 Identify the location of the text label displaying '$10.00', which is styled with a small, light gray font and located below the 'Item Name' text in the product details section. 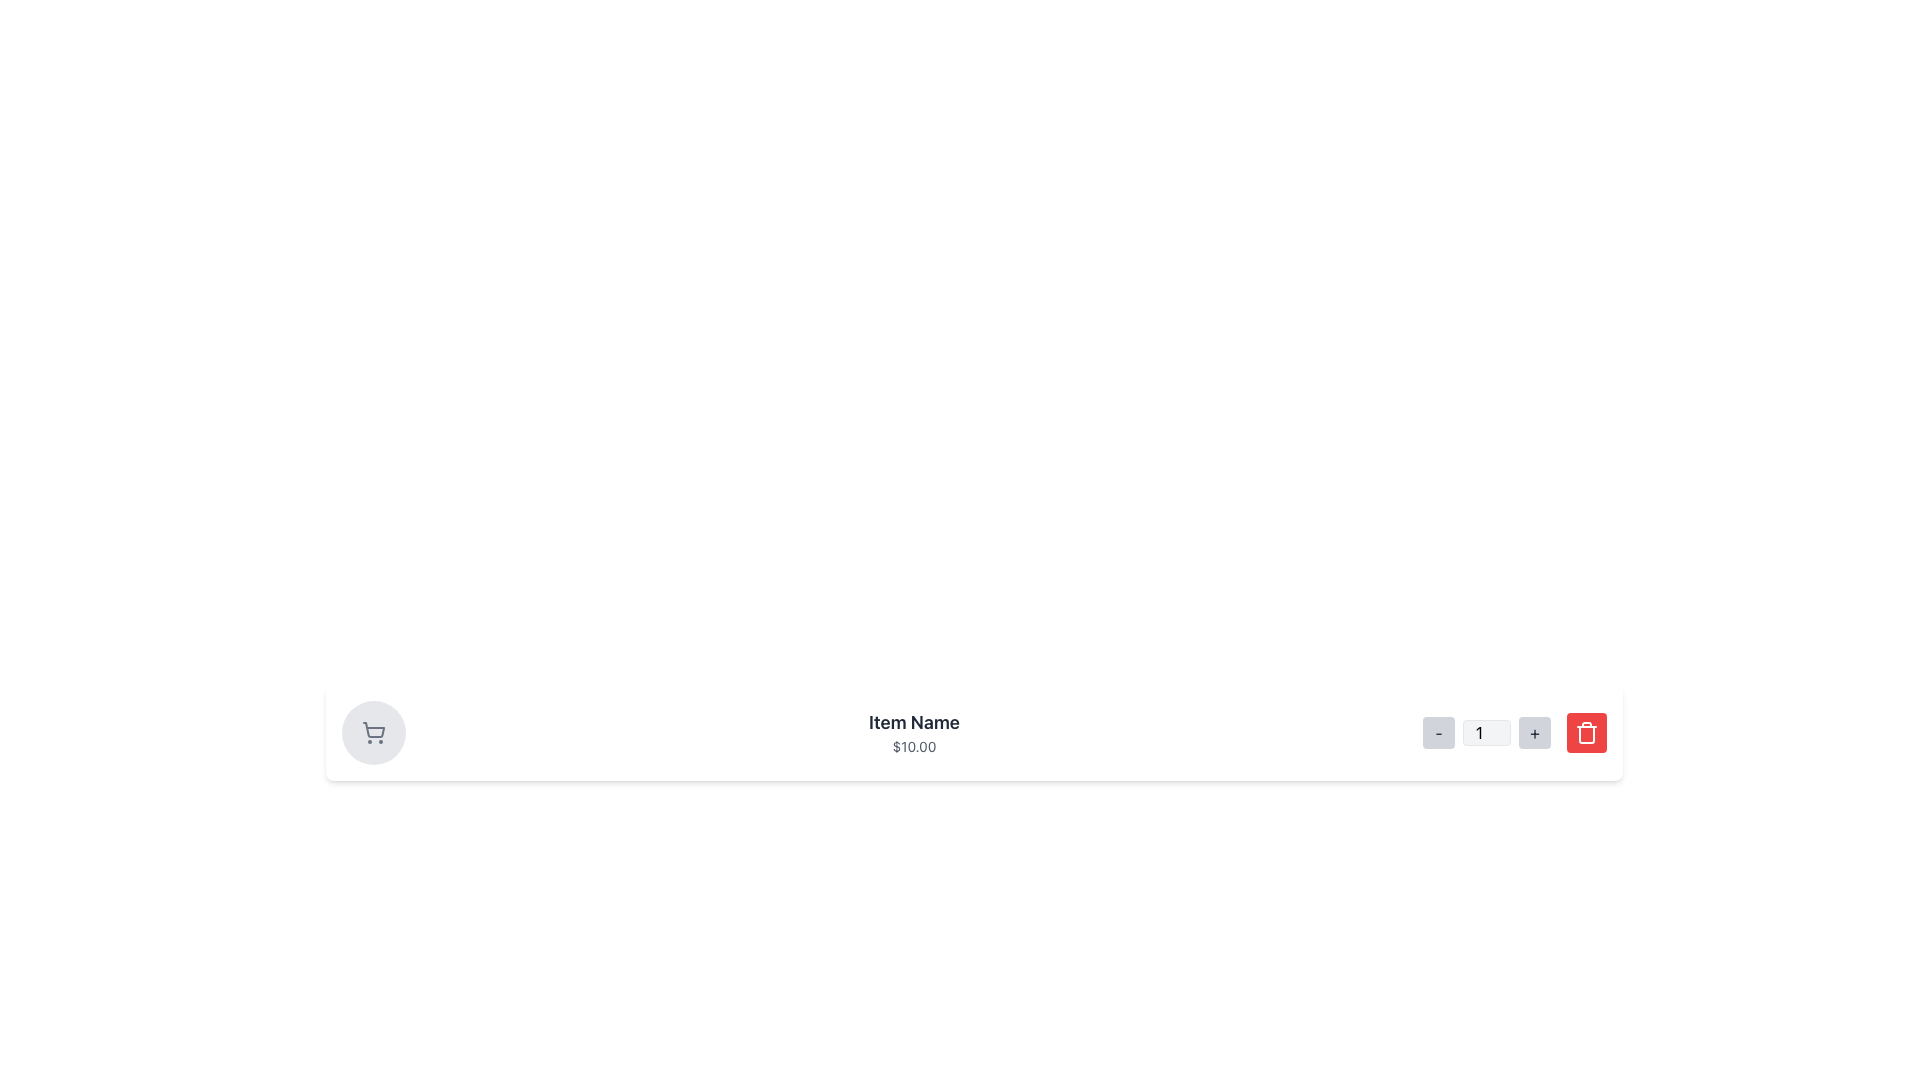
(913, 747).